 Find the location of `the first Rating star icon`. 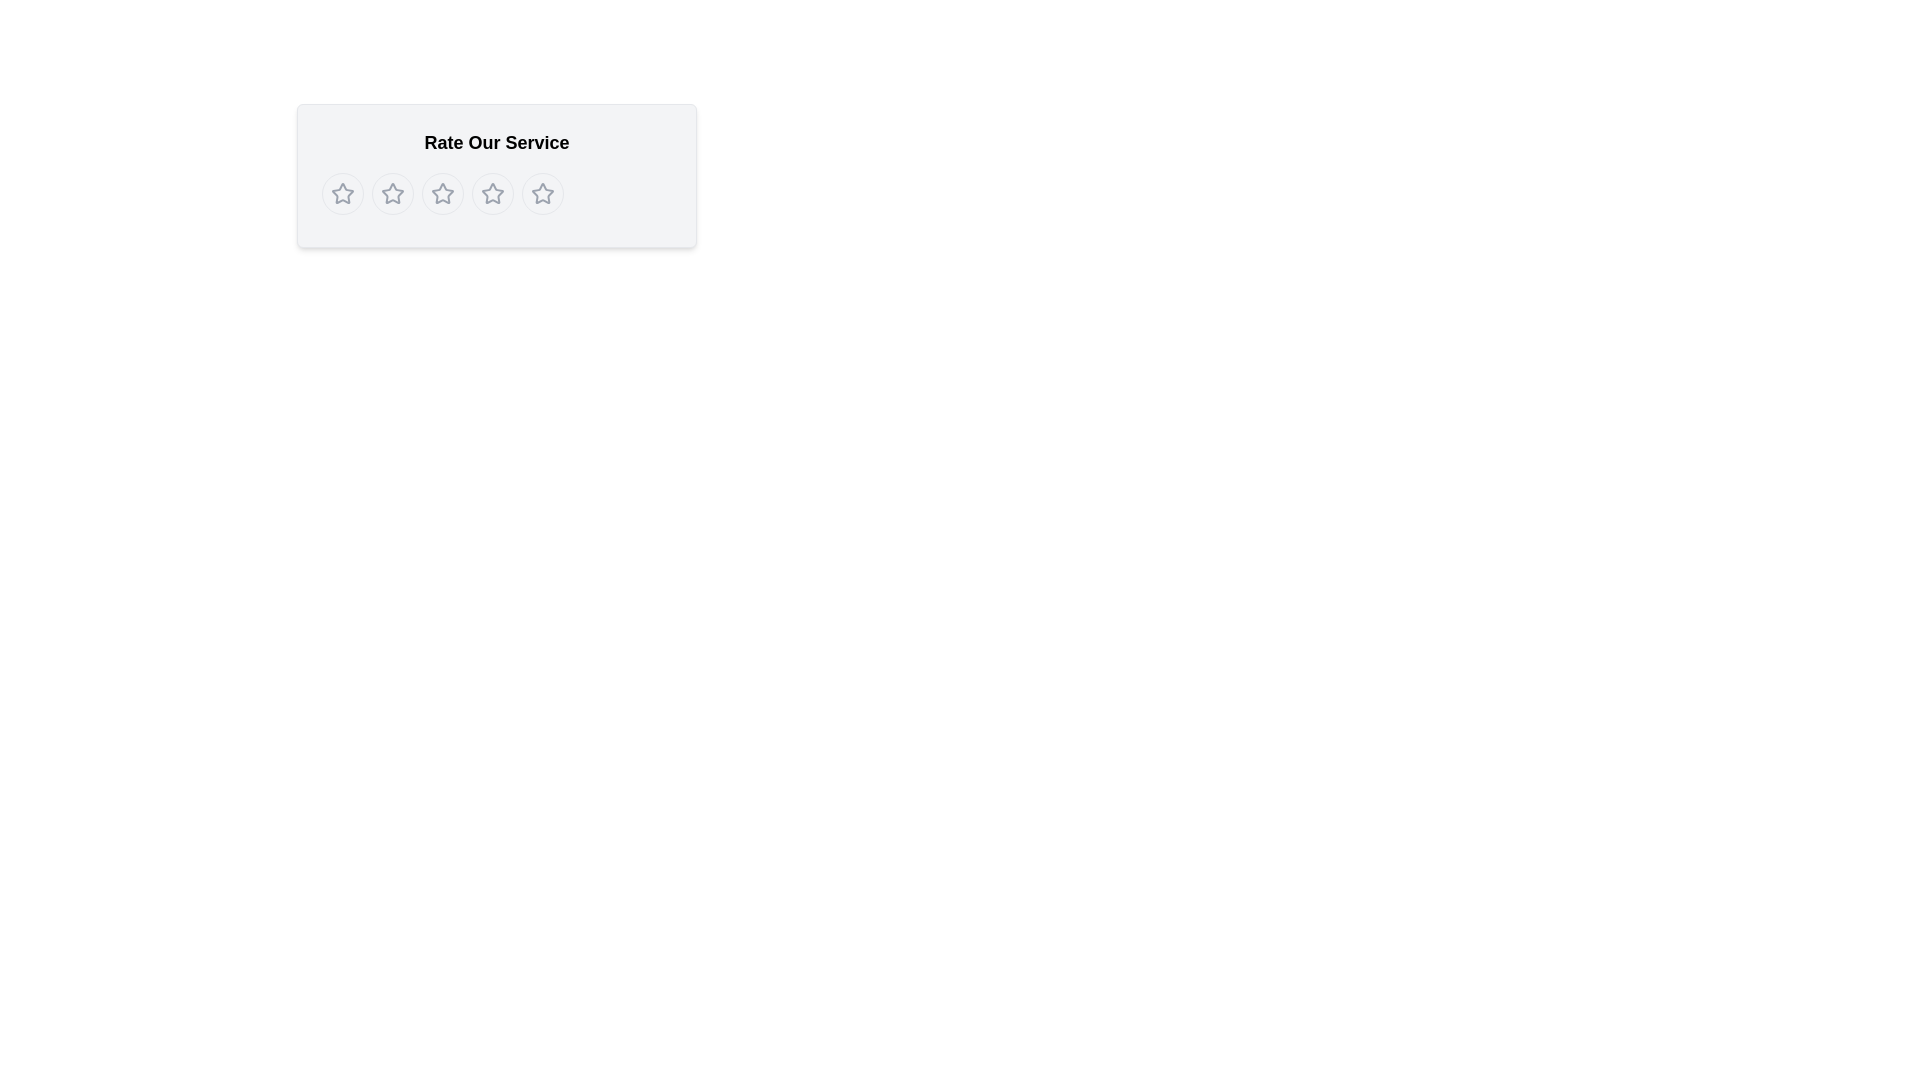

the first Rating star icon is located at coordinates (342, 193).